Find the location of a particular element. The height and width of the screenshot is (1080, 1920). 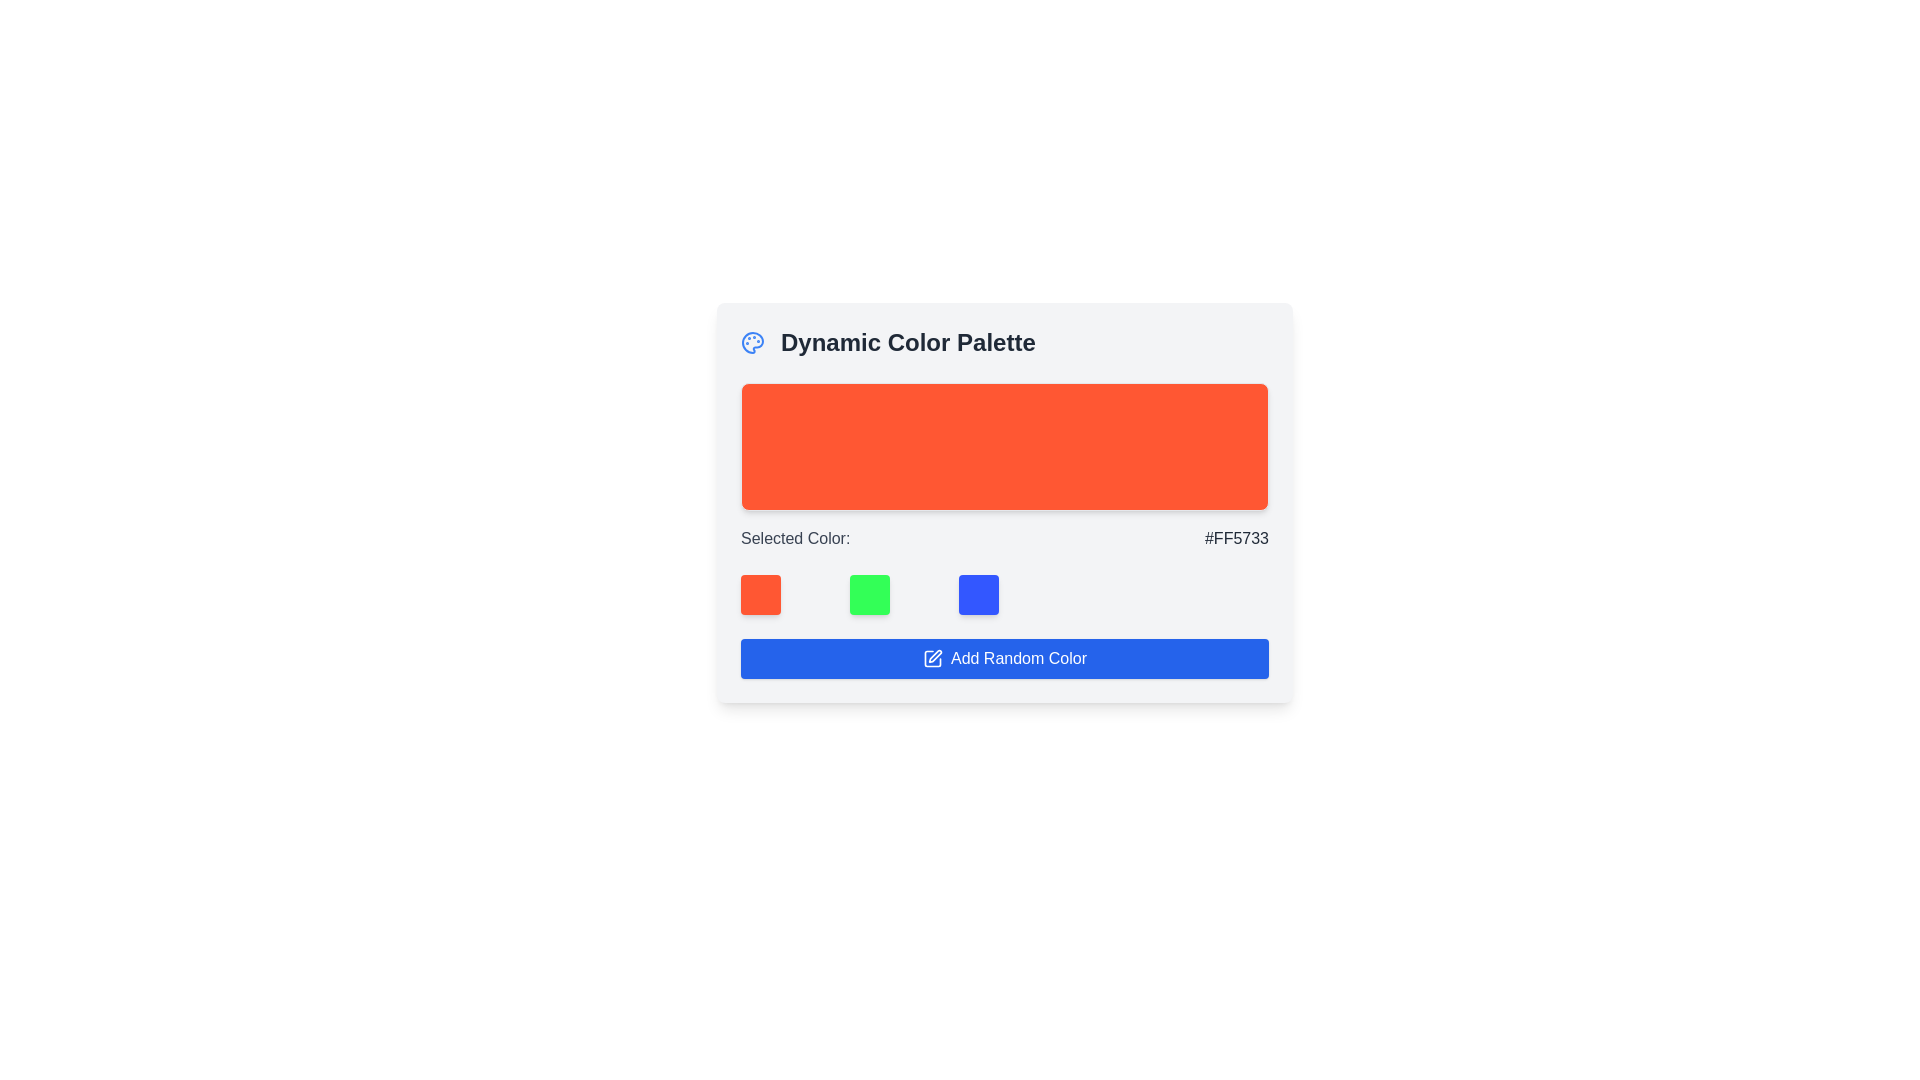

the second square-shaped button with a bright green background located between a red square on the left and a blue square on the right, below the text 'Selected Color:' is located at coordinates (869, 593).